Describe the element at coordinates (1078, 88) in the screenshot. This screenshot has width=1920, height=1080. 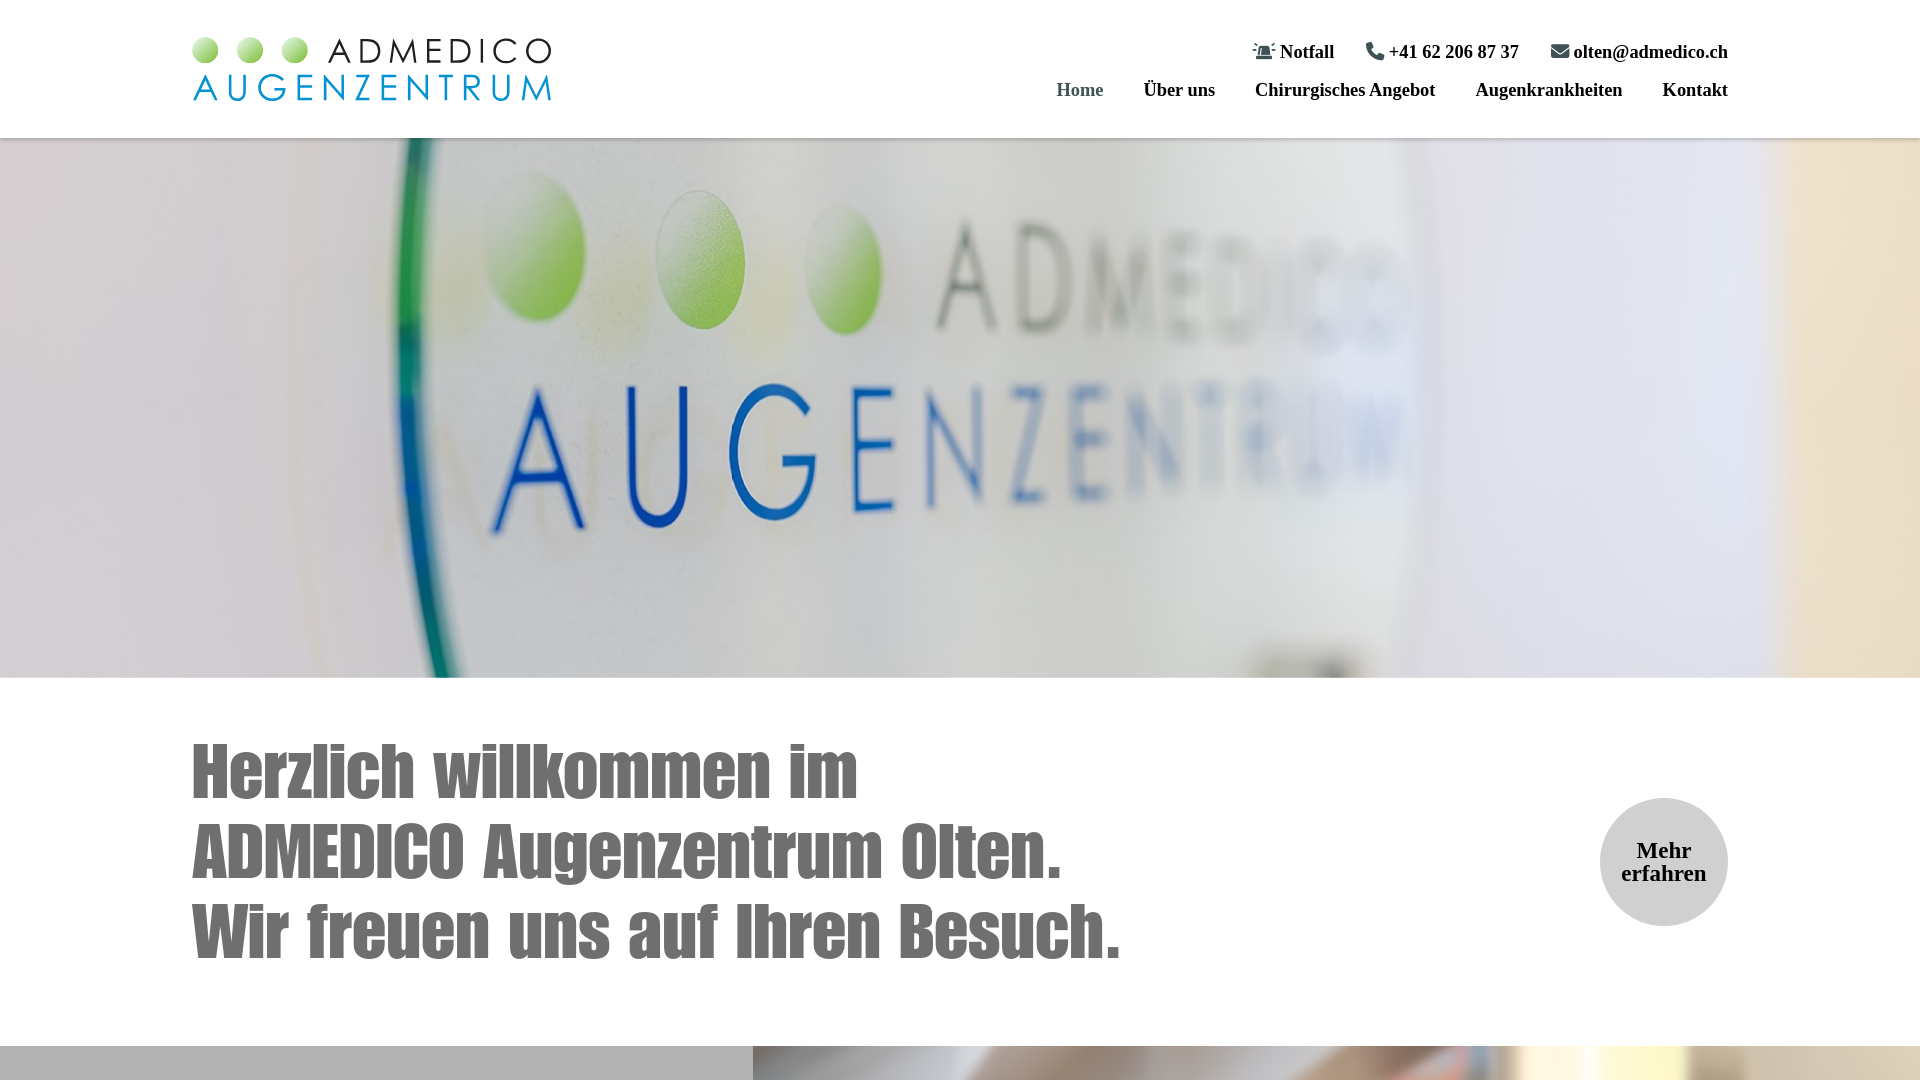
I see `'Home'` at that location.